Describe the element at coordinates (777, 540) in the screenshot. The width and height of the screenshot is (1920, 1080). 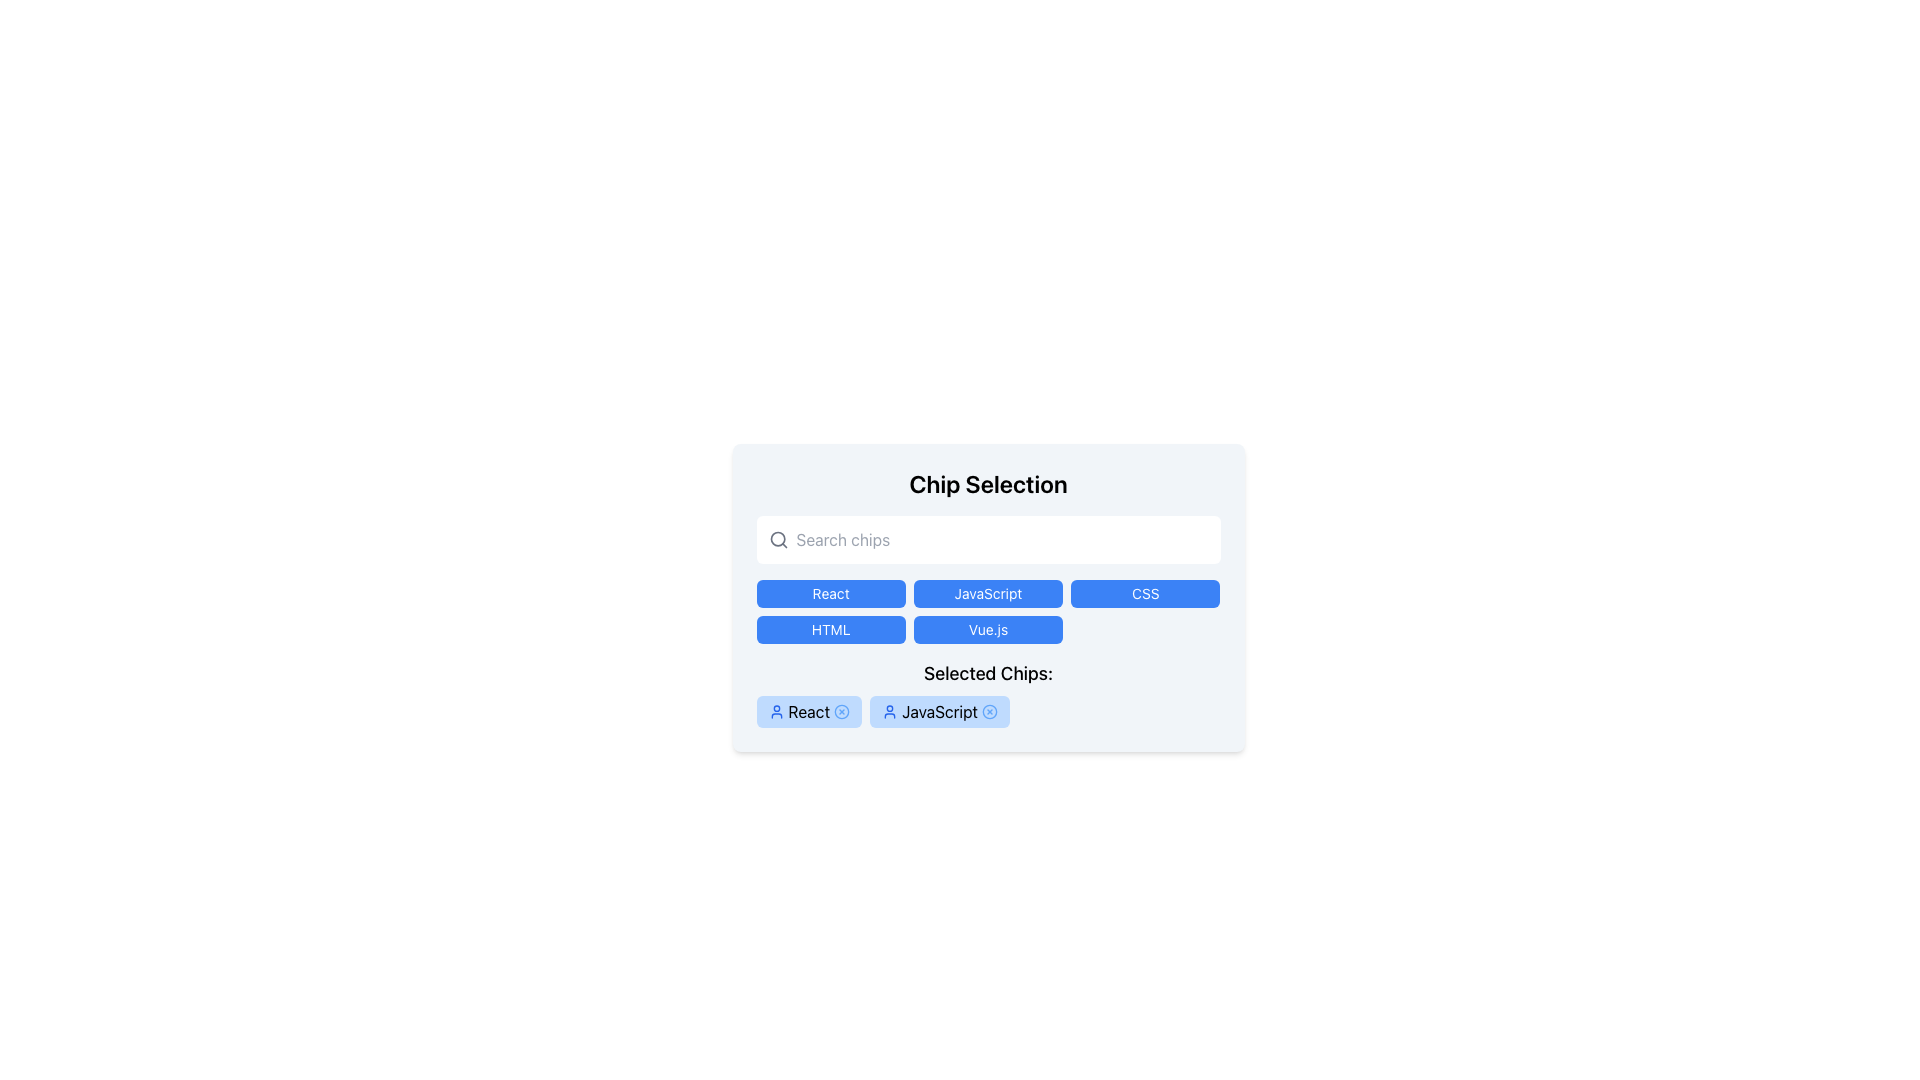
I see `the circular search icon with a magnifying glass located at the far left of the 'Search chips' input field to initiate a search` at that location.